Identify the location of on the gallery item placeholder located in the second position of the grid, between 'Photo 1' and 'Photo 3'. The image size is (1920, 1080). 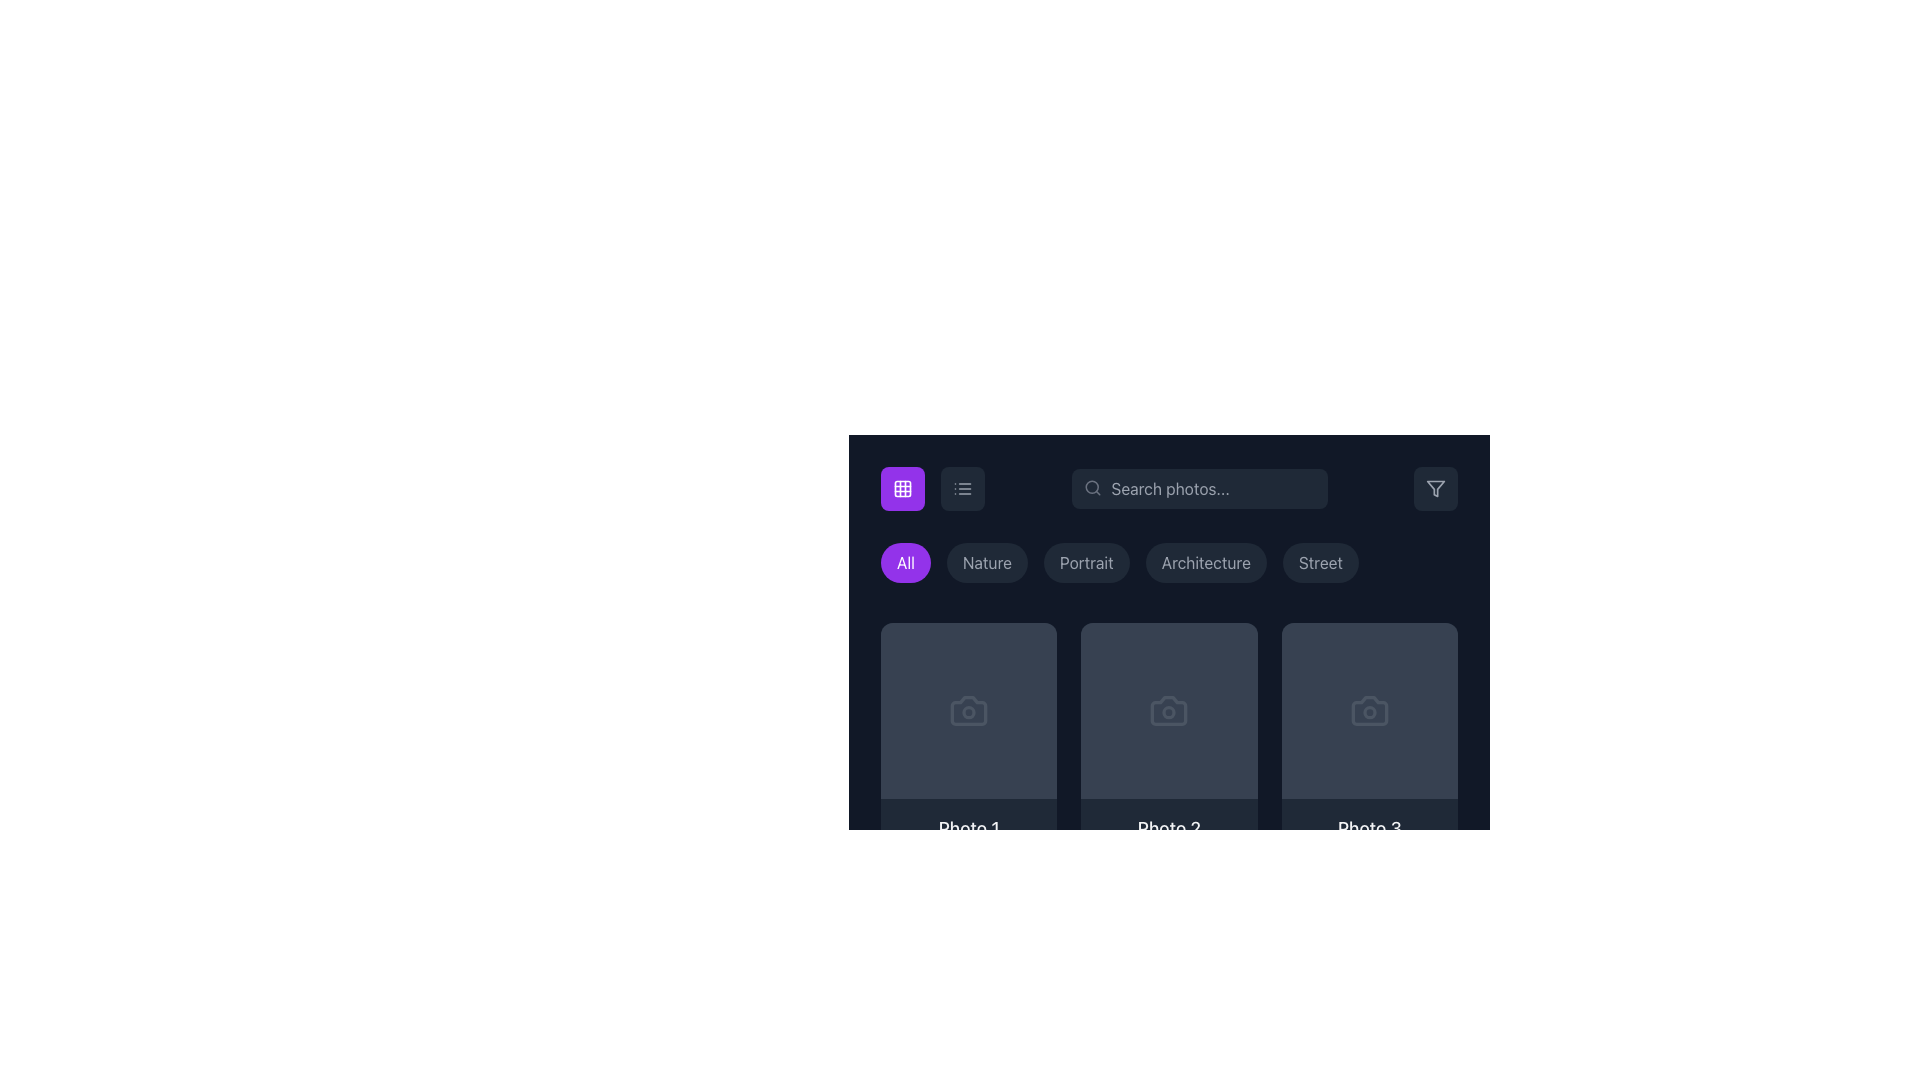
(1169, 710).